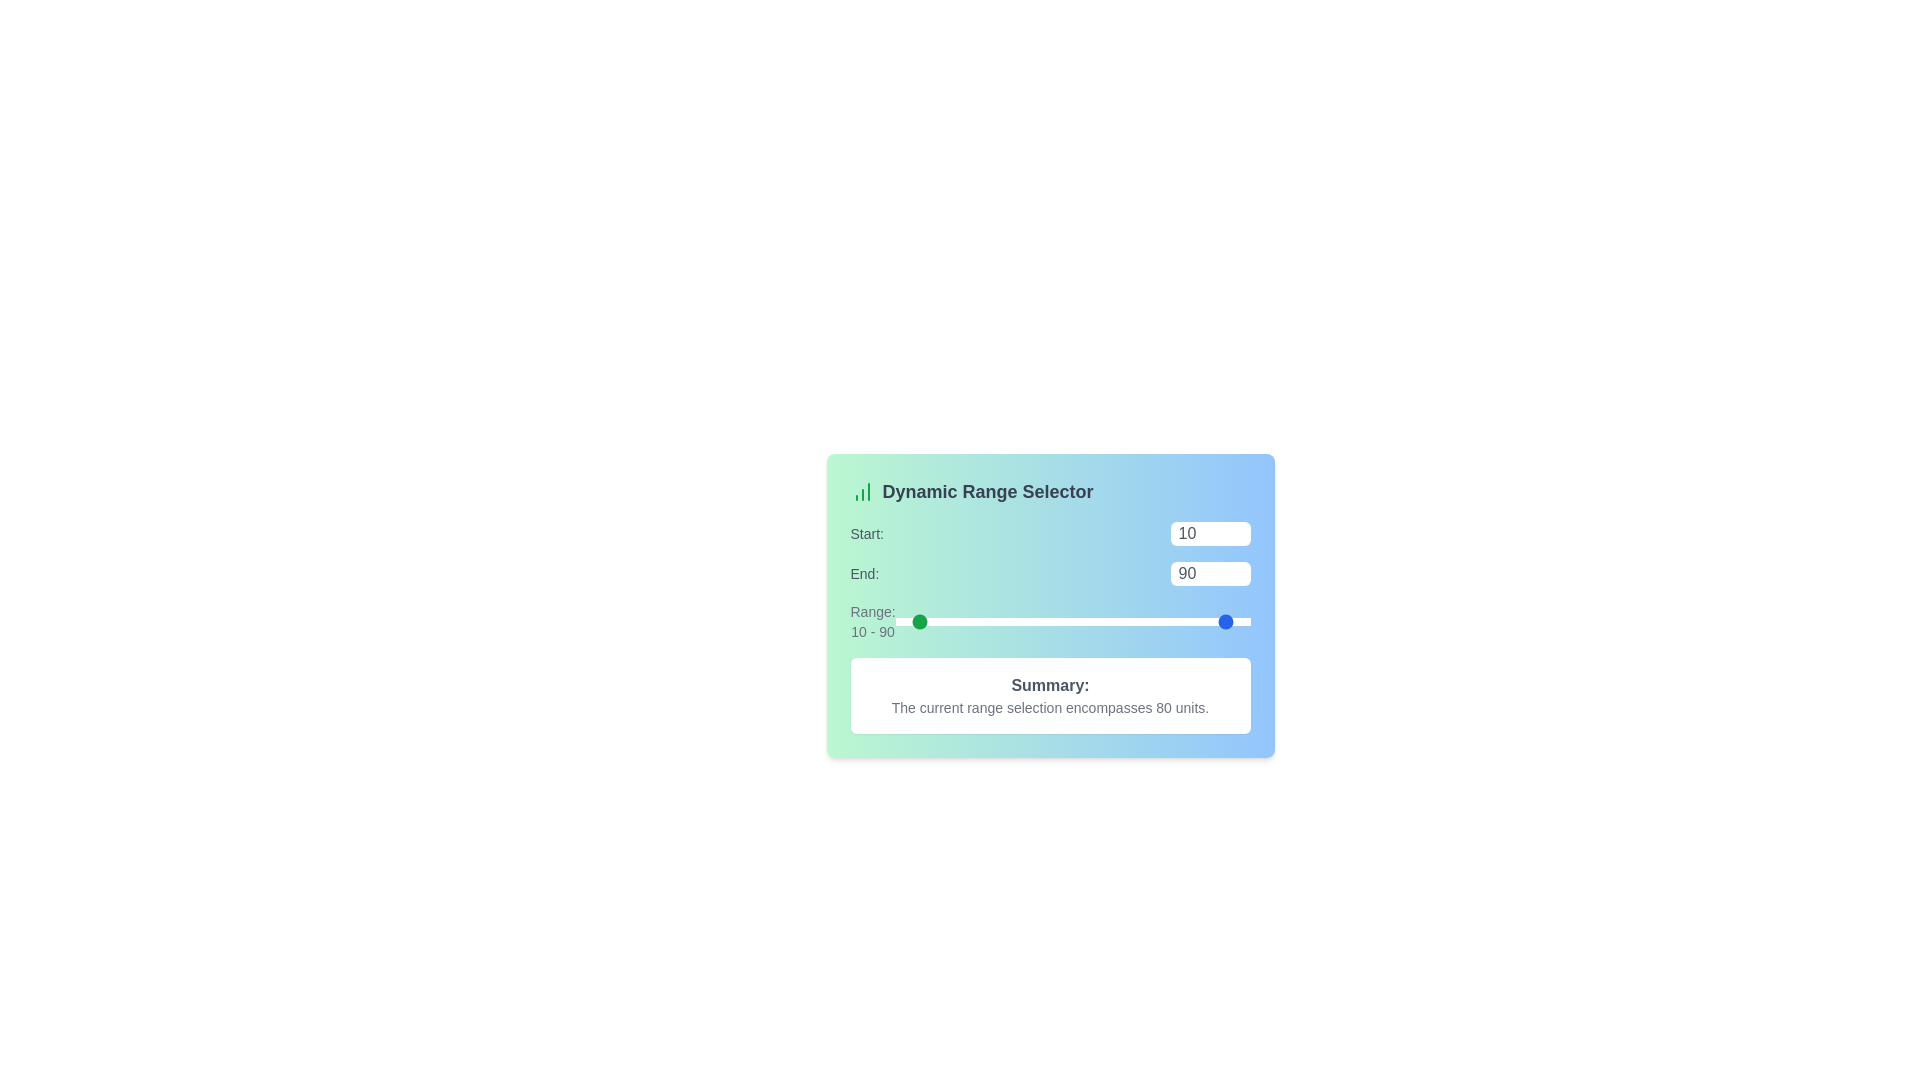  Describe the element at coordinates (1209, 532) in the screenshot. I see `the 'Start' range value to 12 using the input box` at that location.